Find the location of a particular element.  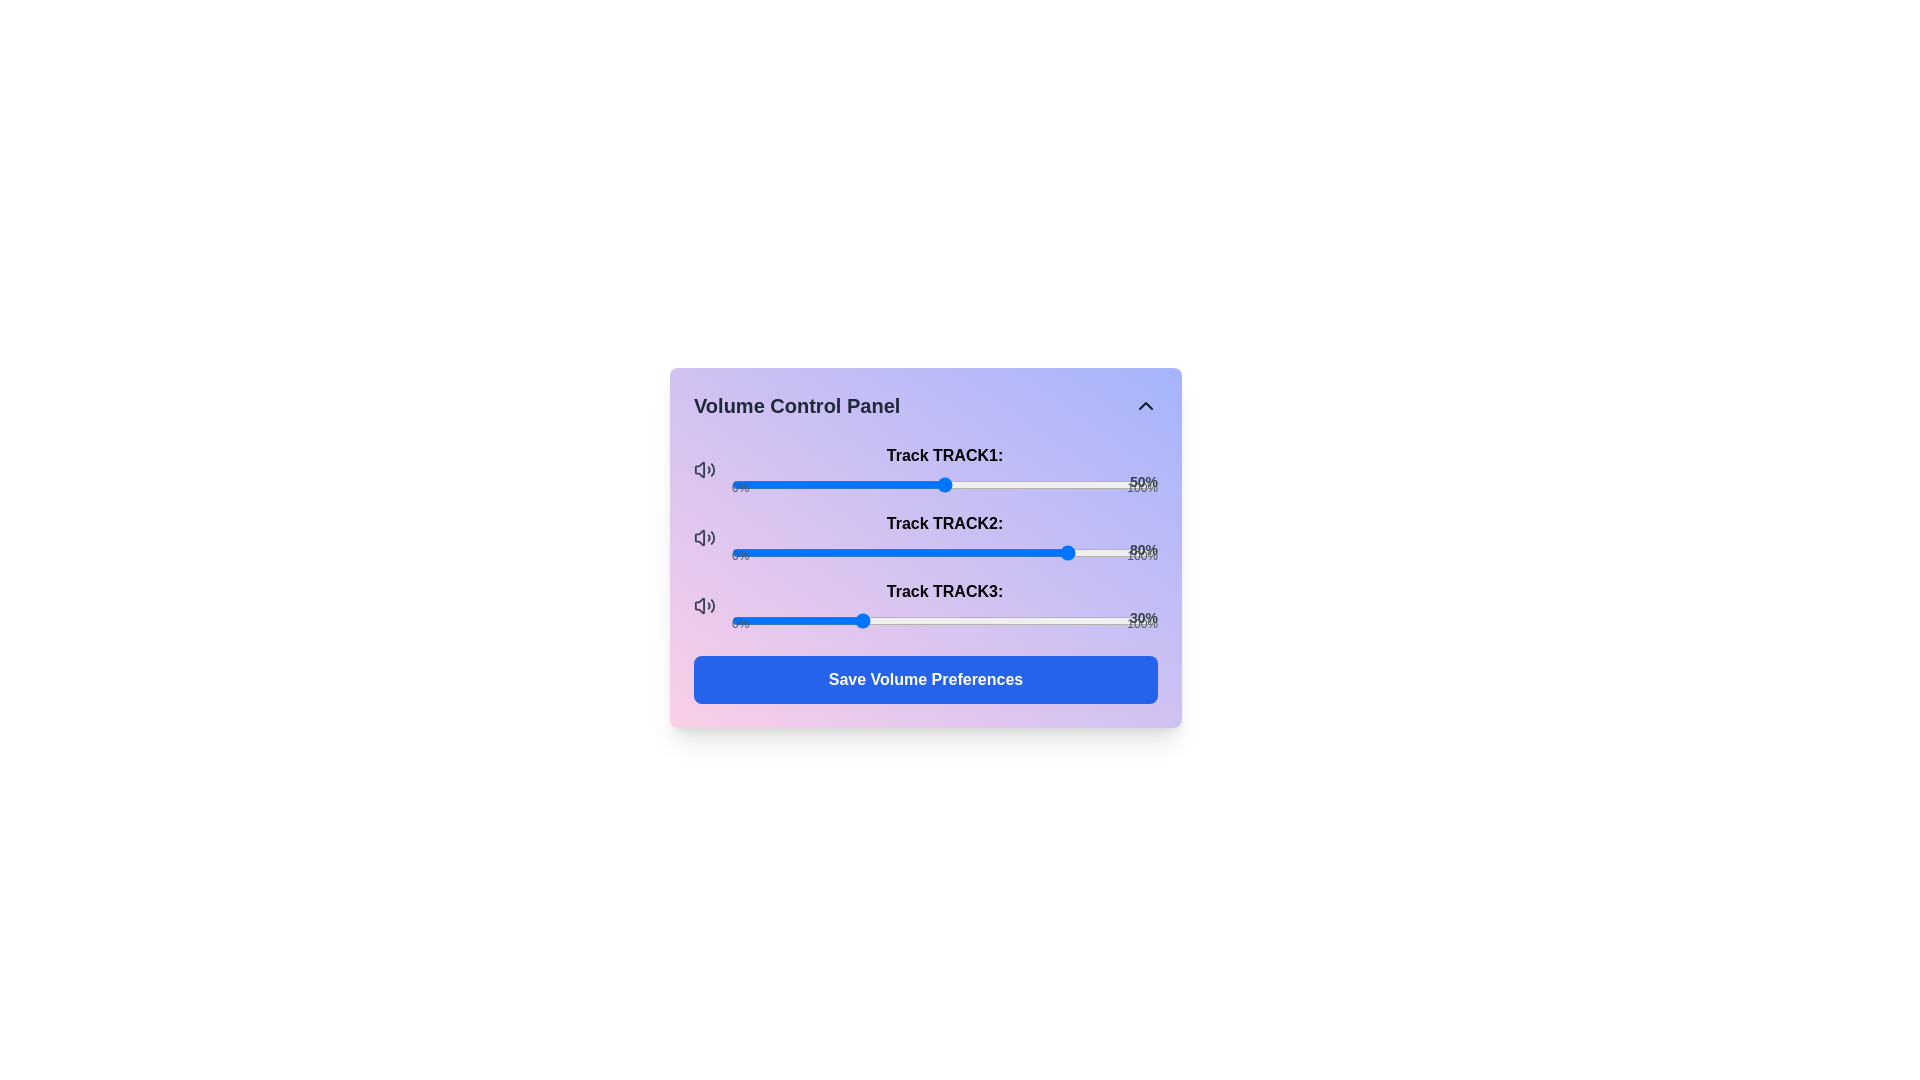

the slider value is located at coordinates (1084, 620).